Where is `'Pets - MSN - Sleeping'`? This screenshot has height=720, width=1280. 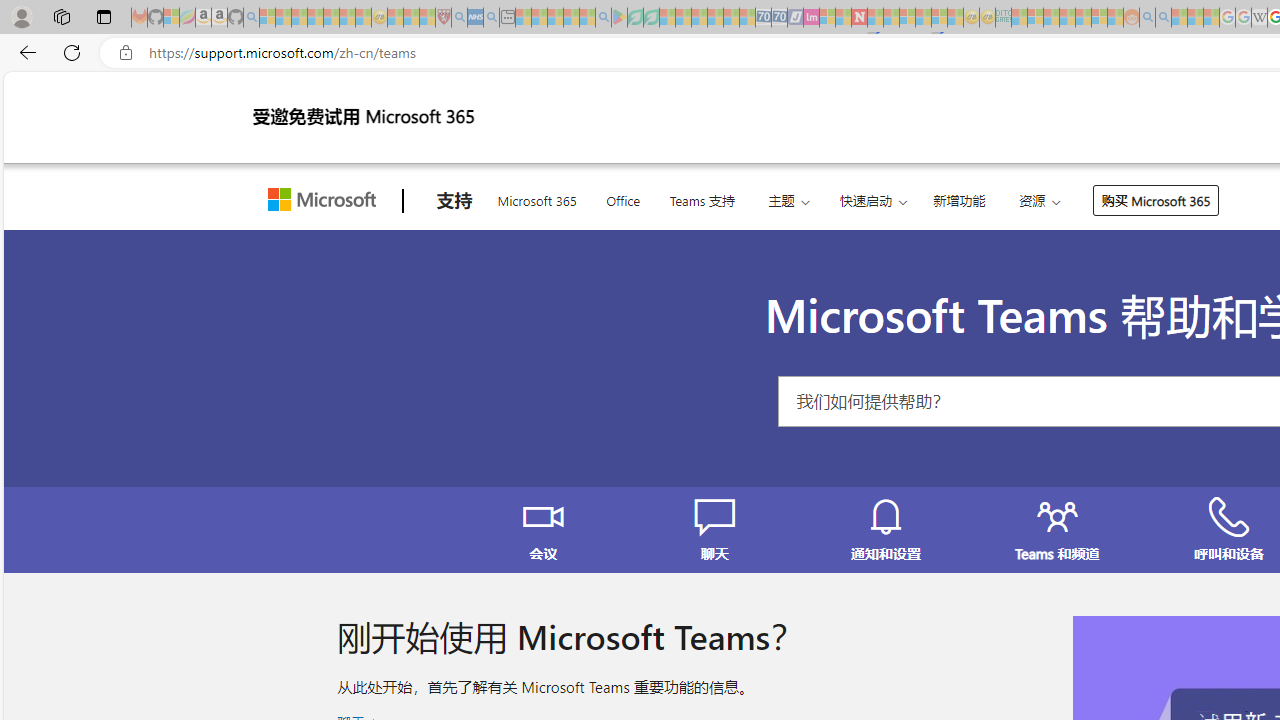
'Pets - MSN - Sleeping' is located at coordinates (570, 17).